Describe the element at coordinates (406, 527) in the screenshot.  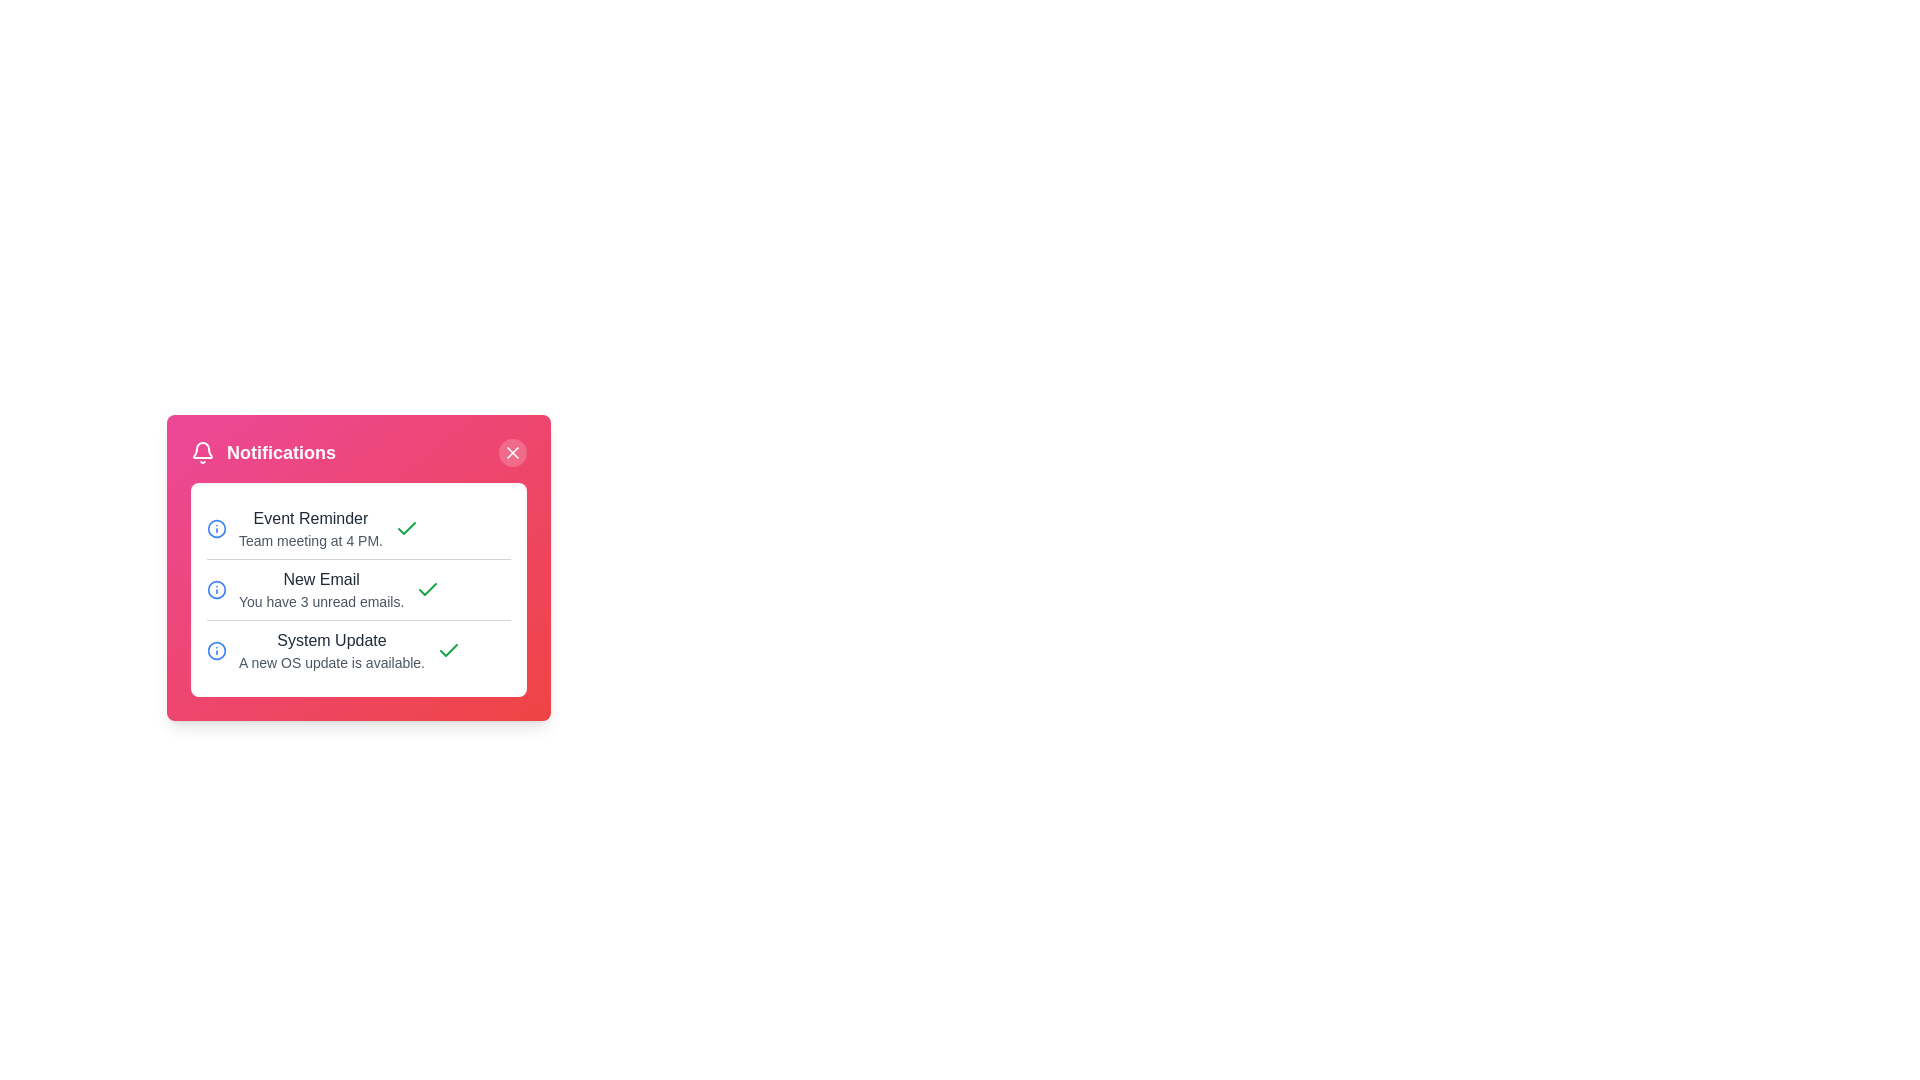
I see `the green checkmark icon located at the right end of the 'Event Reminder' text in the notification box` at that location.